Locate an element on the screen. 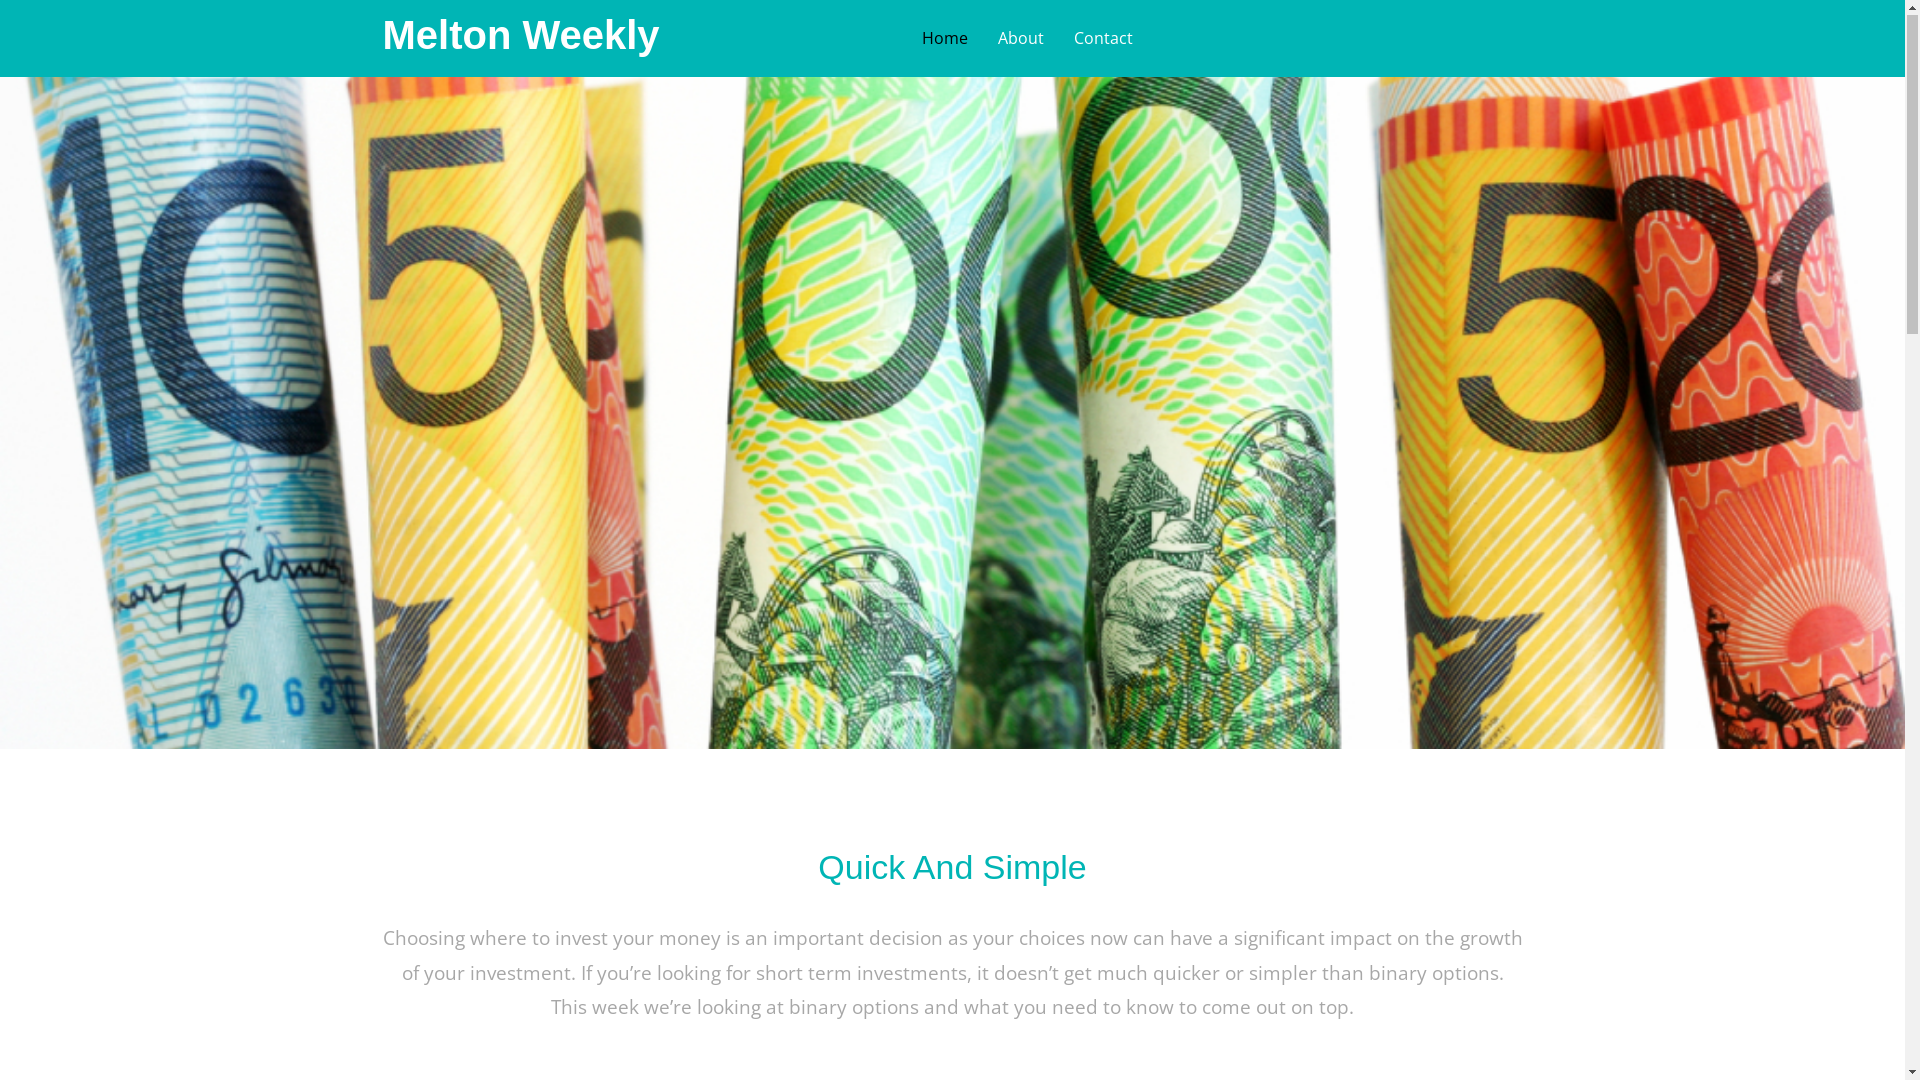 This screenshot has width=1920, height=1080. 'Home' is located at coordinates (944, 38).